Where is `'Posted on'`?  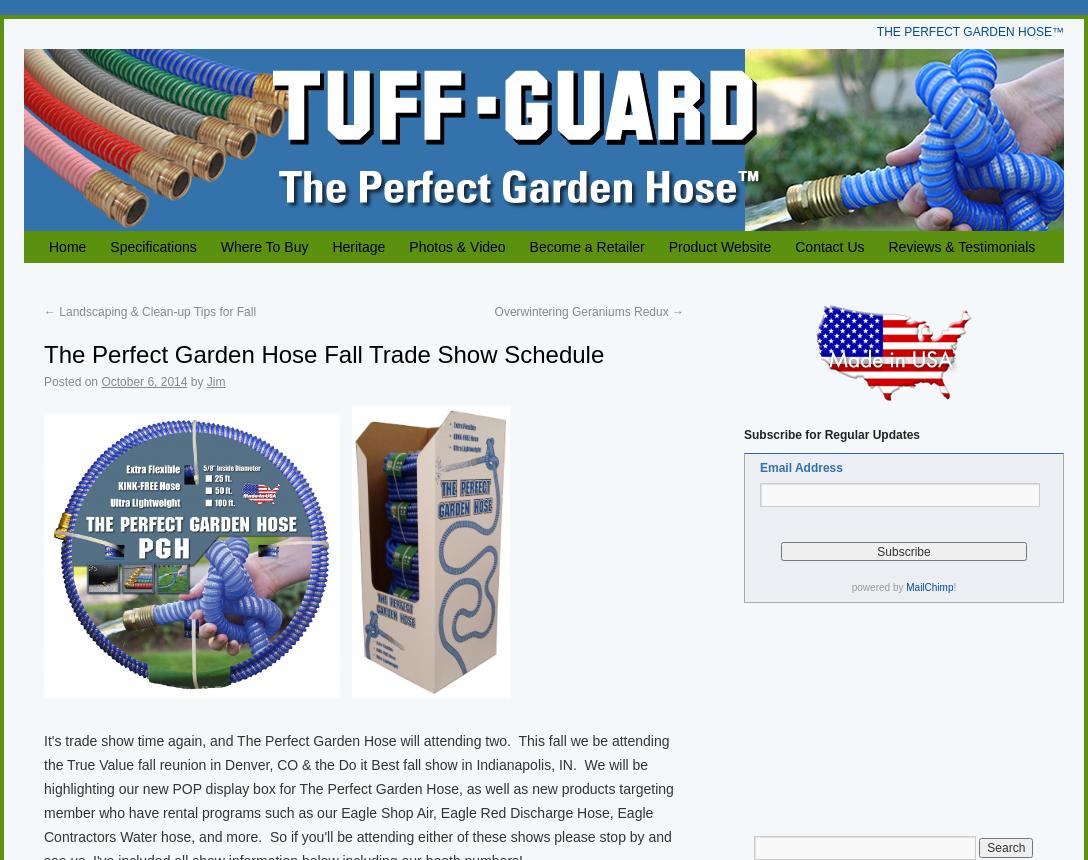 'Posted on' is located at coordinates (71, 381).